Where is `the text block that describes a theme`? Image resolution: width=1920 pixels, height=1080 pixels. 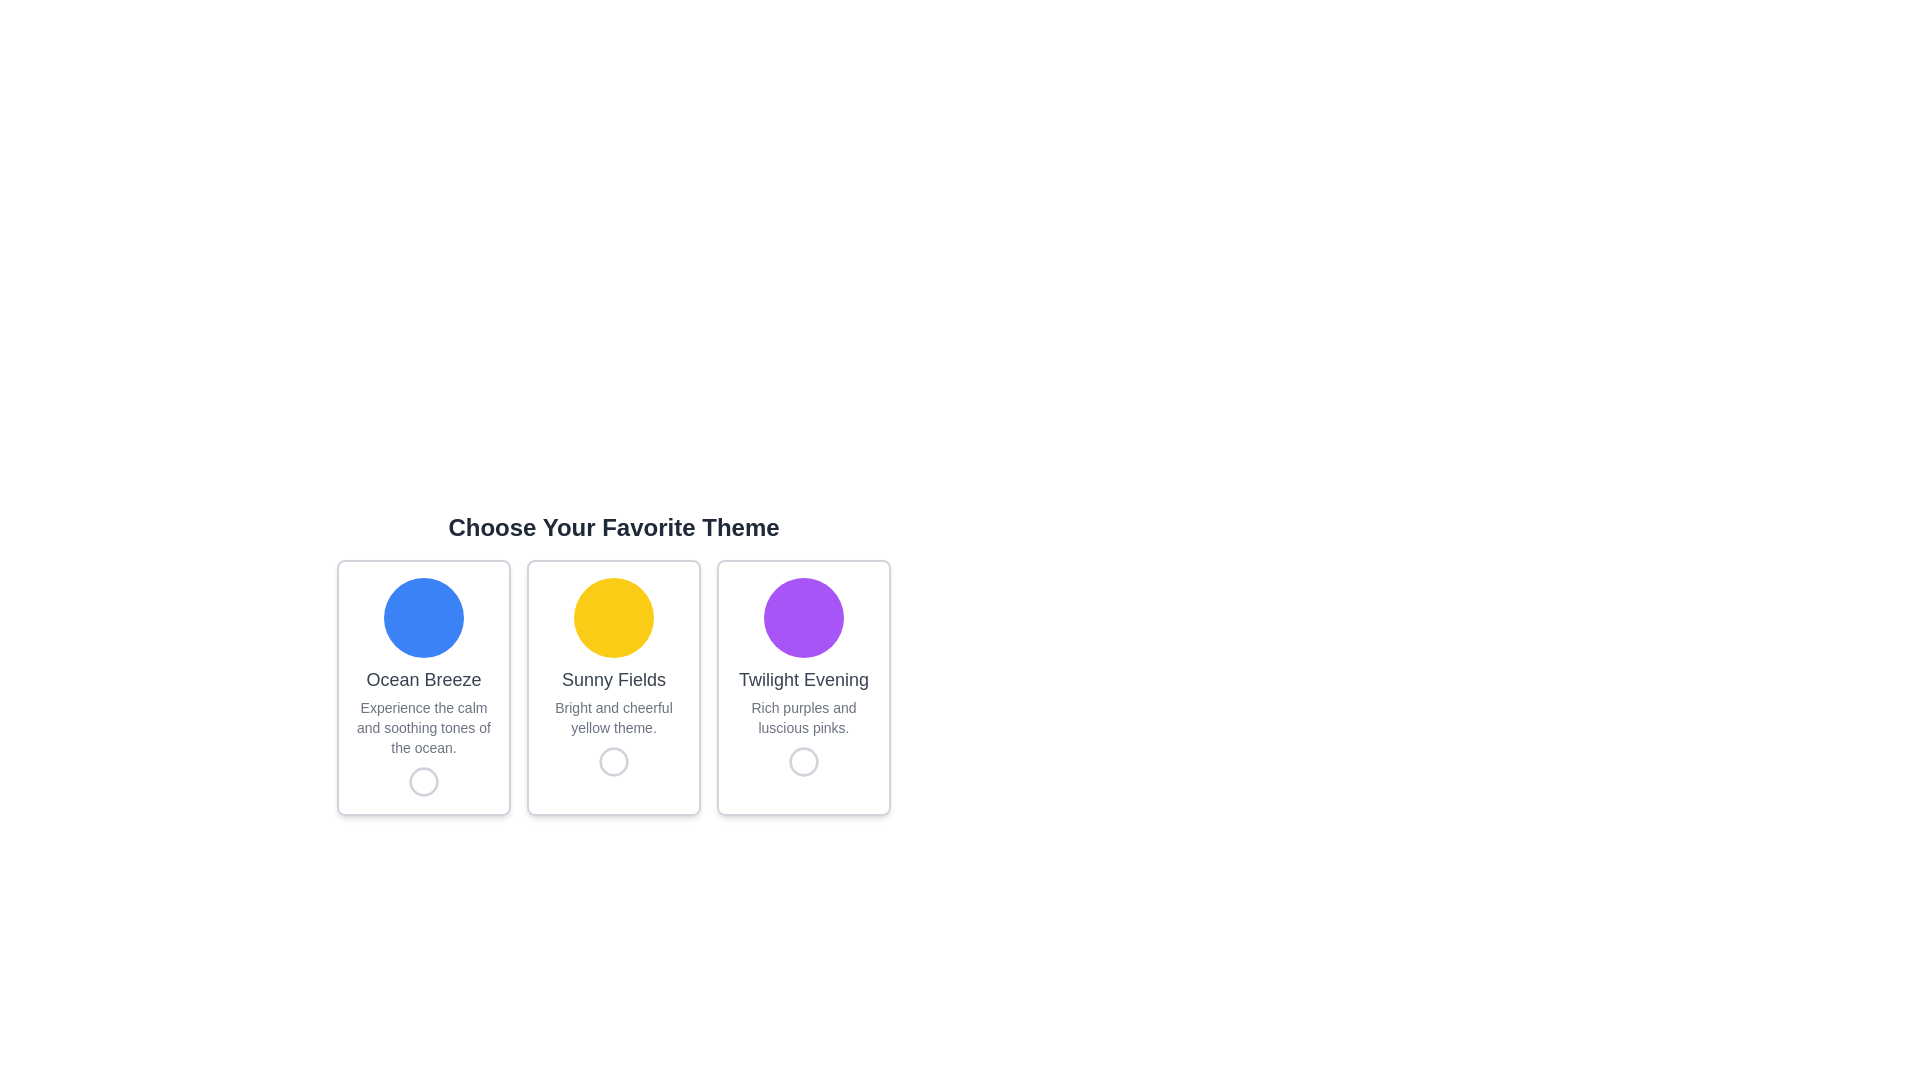
the text block that describes a theme is located at coordinates (804, 701).